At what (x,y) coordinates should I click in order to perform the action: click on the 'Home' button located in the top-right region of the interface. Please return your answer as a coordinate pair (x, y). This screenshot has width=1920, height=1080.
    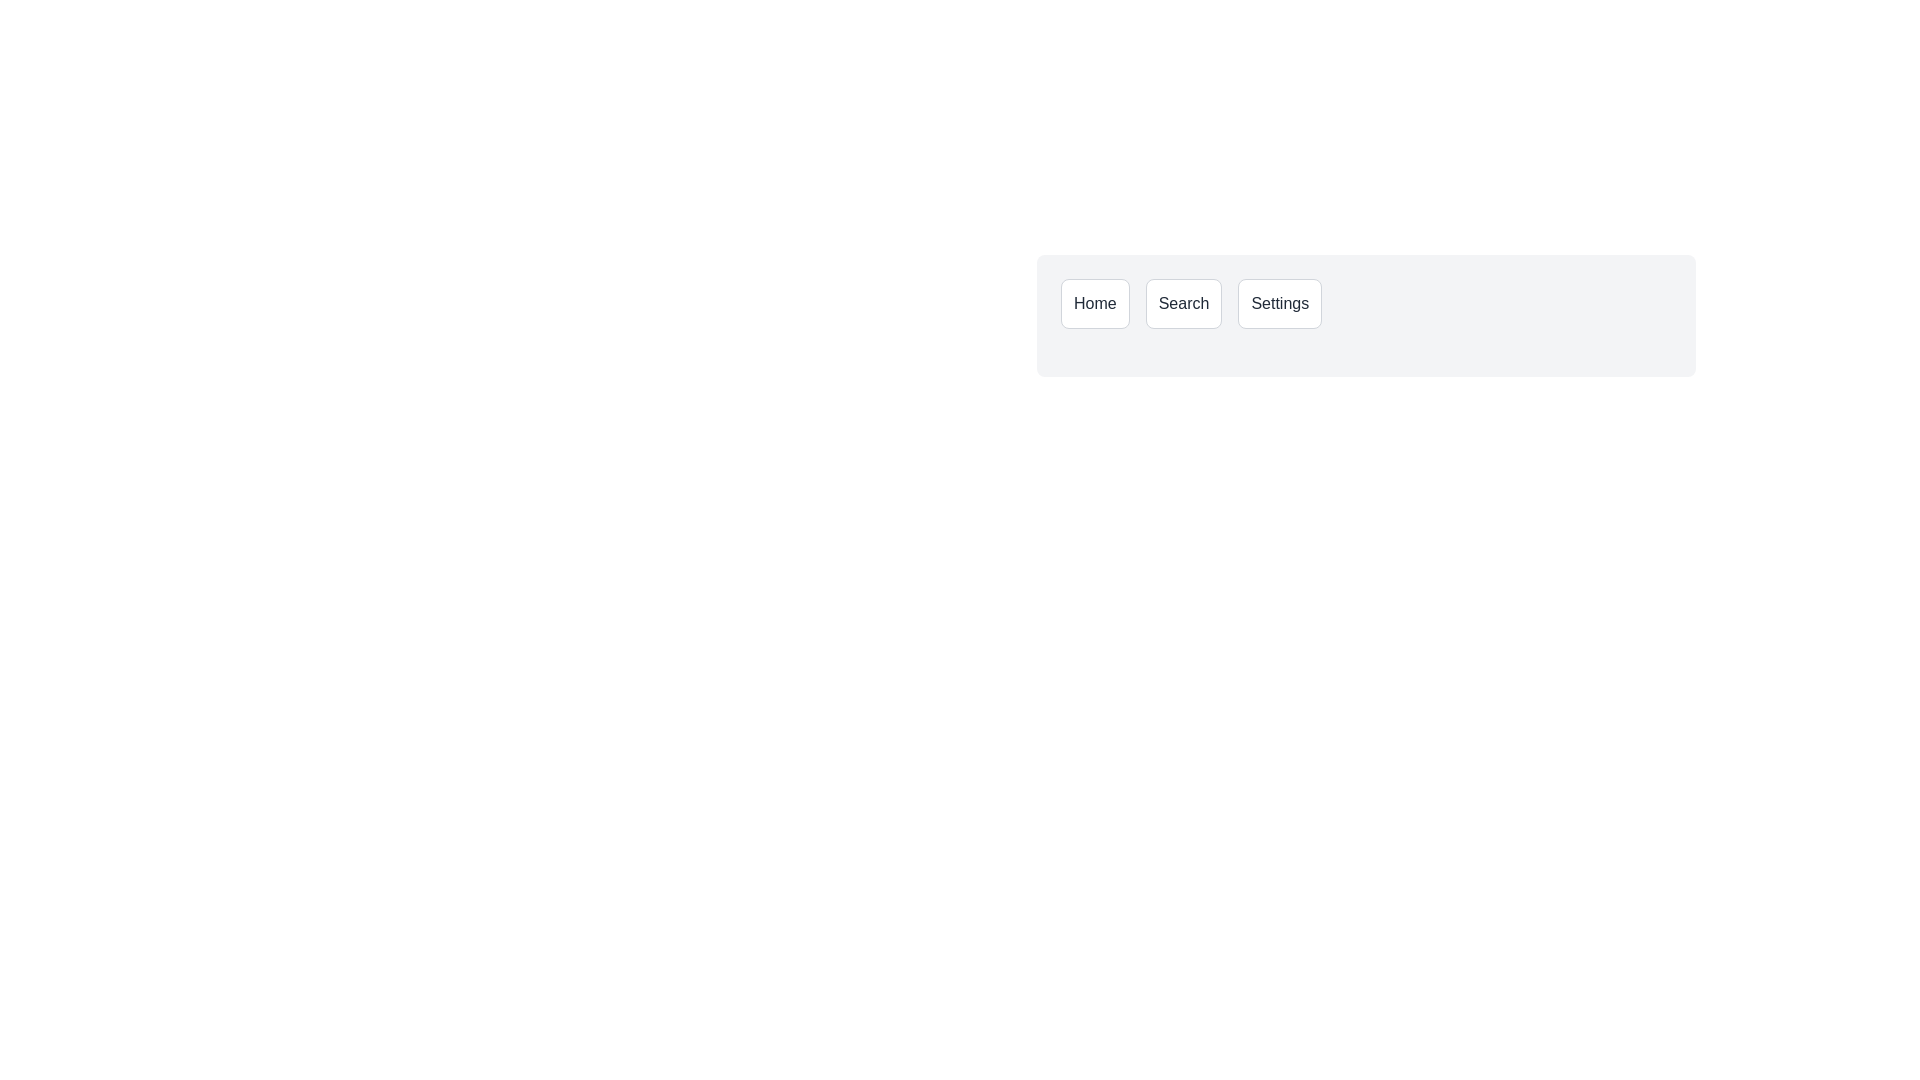
    Looking at the image, I should click on (1094, 304).